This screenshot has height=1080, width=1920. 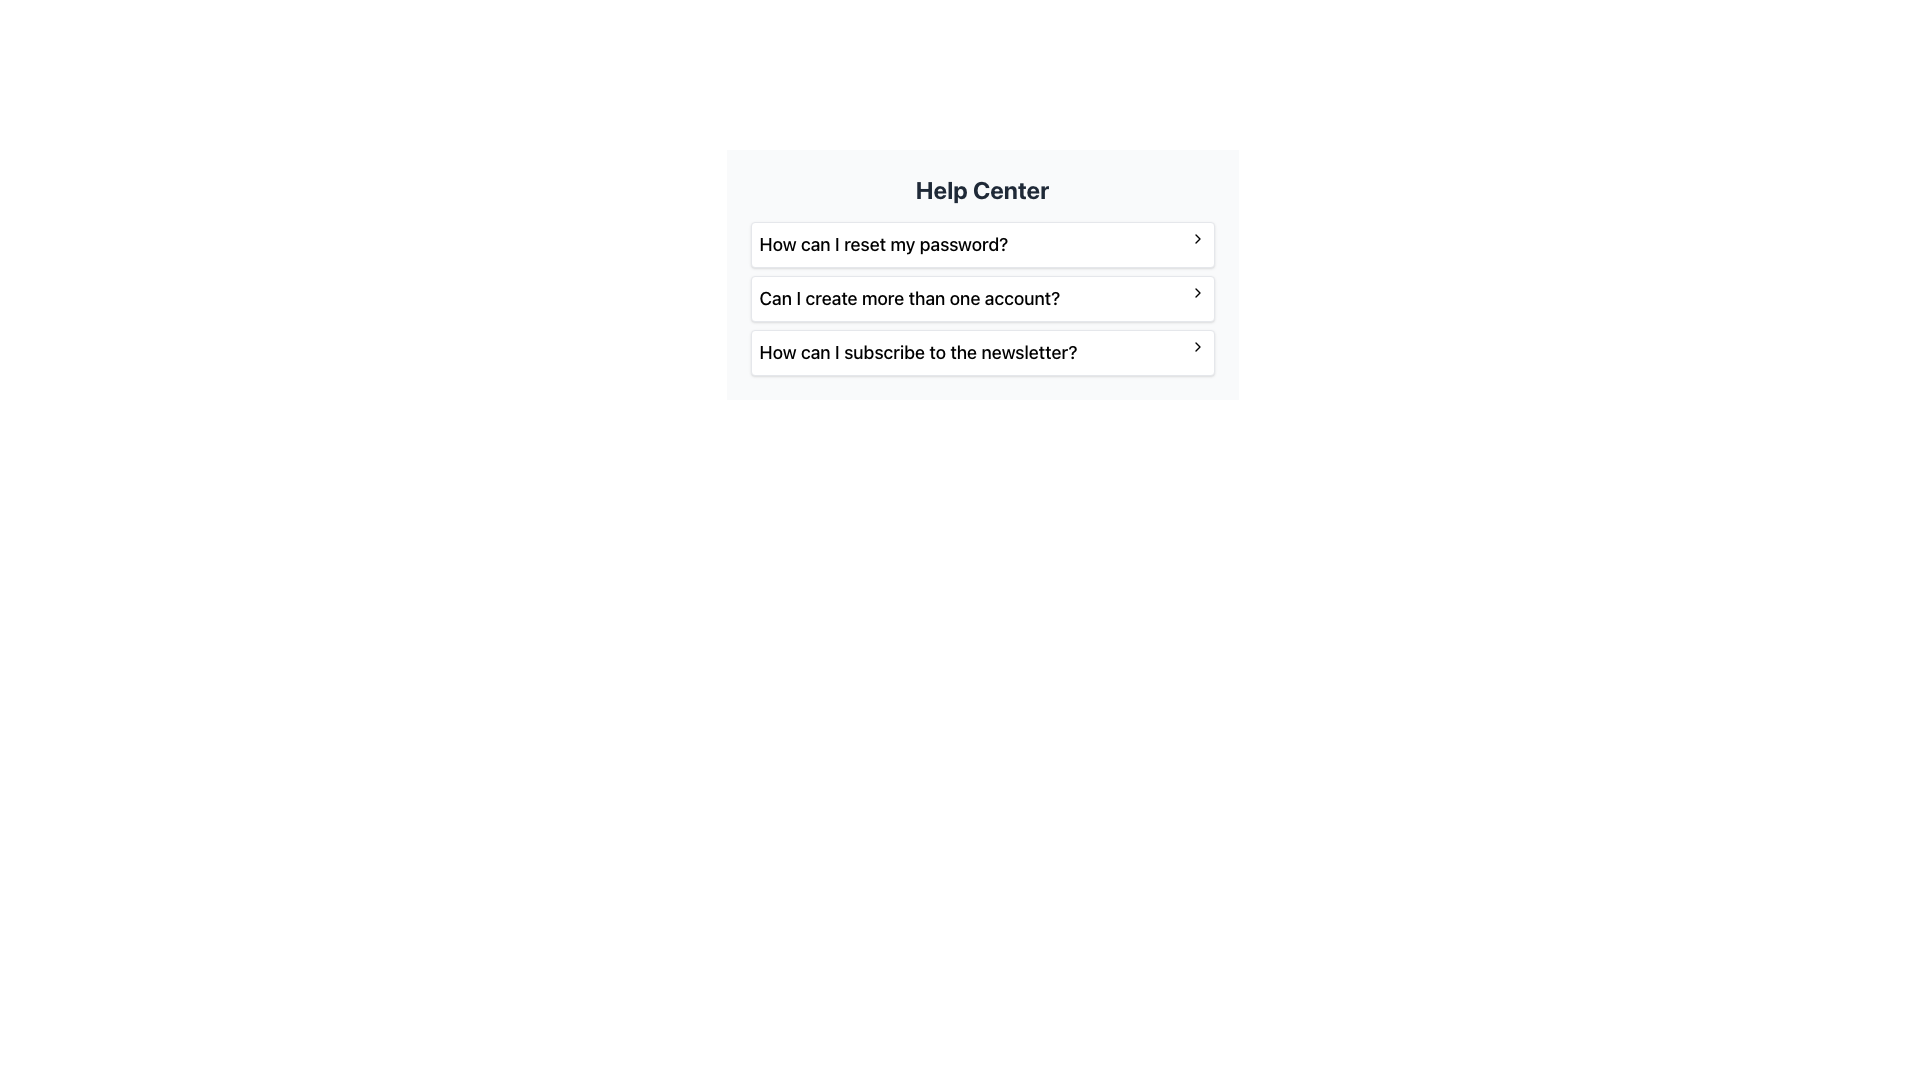 I want to click on the third Clickable Text Block in the FAQ section of the Help Center, which is styled with a medium-sized bold font and has a down arrow icon to its right, so click(x=982, y=352).